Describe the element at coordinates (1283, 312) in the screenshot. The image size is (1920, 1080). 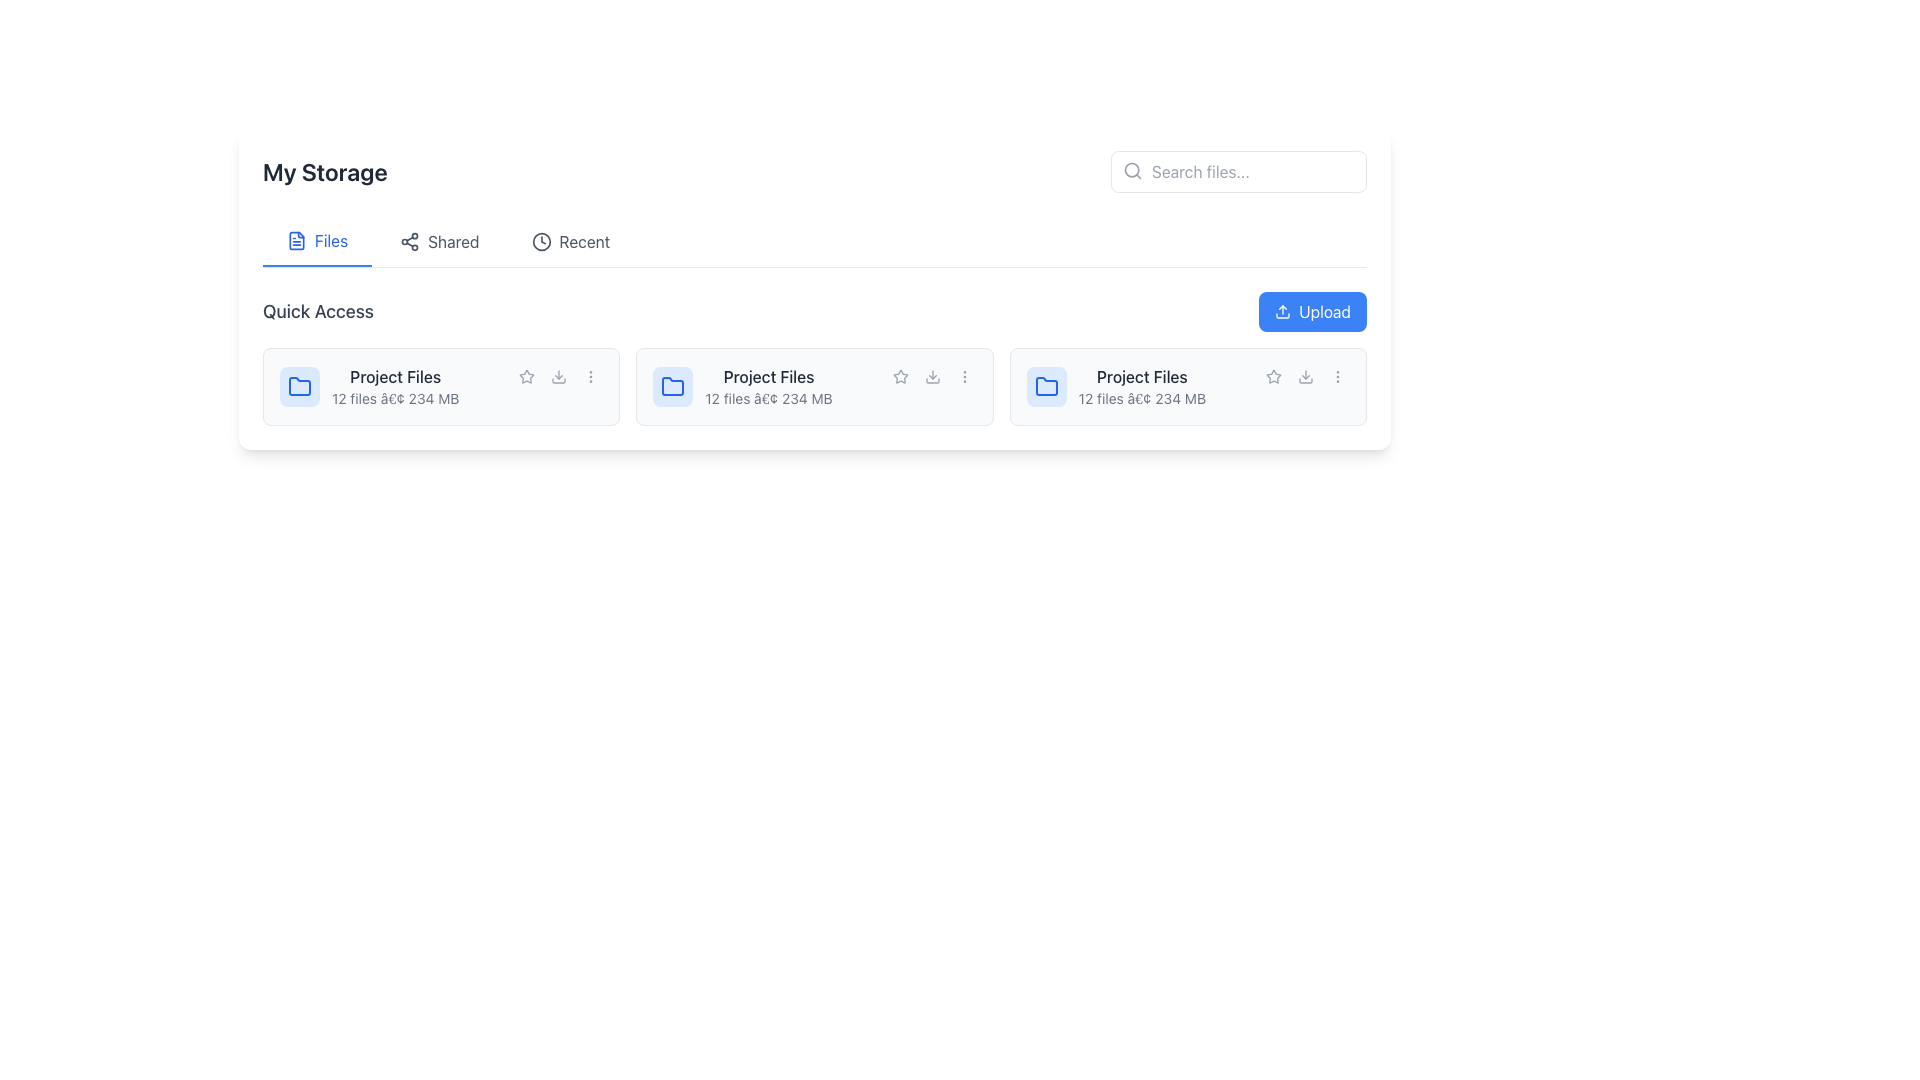
I see `the upload icon located within the blue 'Upload' button at the top-right corner of the interface, which features an upward-pointing arrow` at that location.